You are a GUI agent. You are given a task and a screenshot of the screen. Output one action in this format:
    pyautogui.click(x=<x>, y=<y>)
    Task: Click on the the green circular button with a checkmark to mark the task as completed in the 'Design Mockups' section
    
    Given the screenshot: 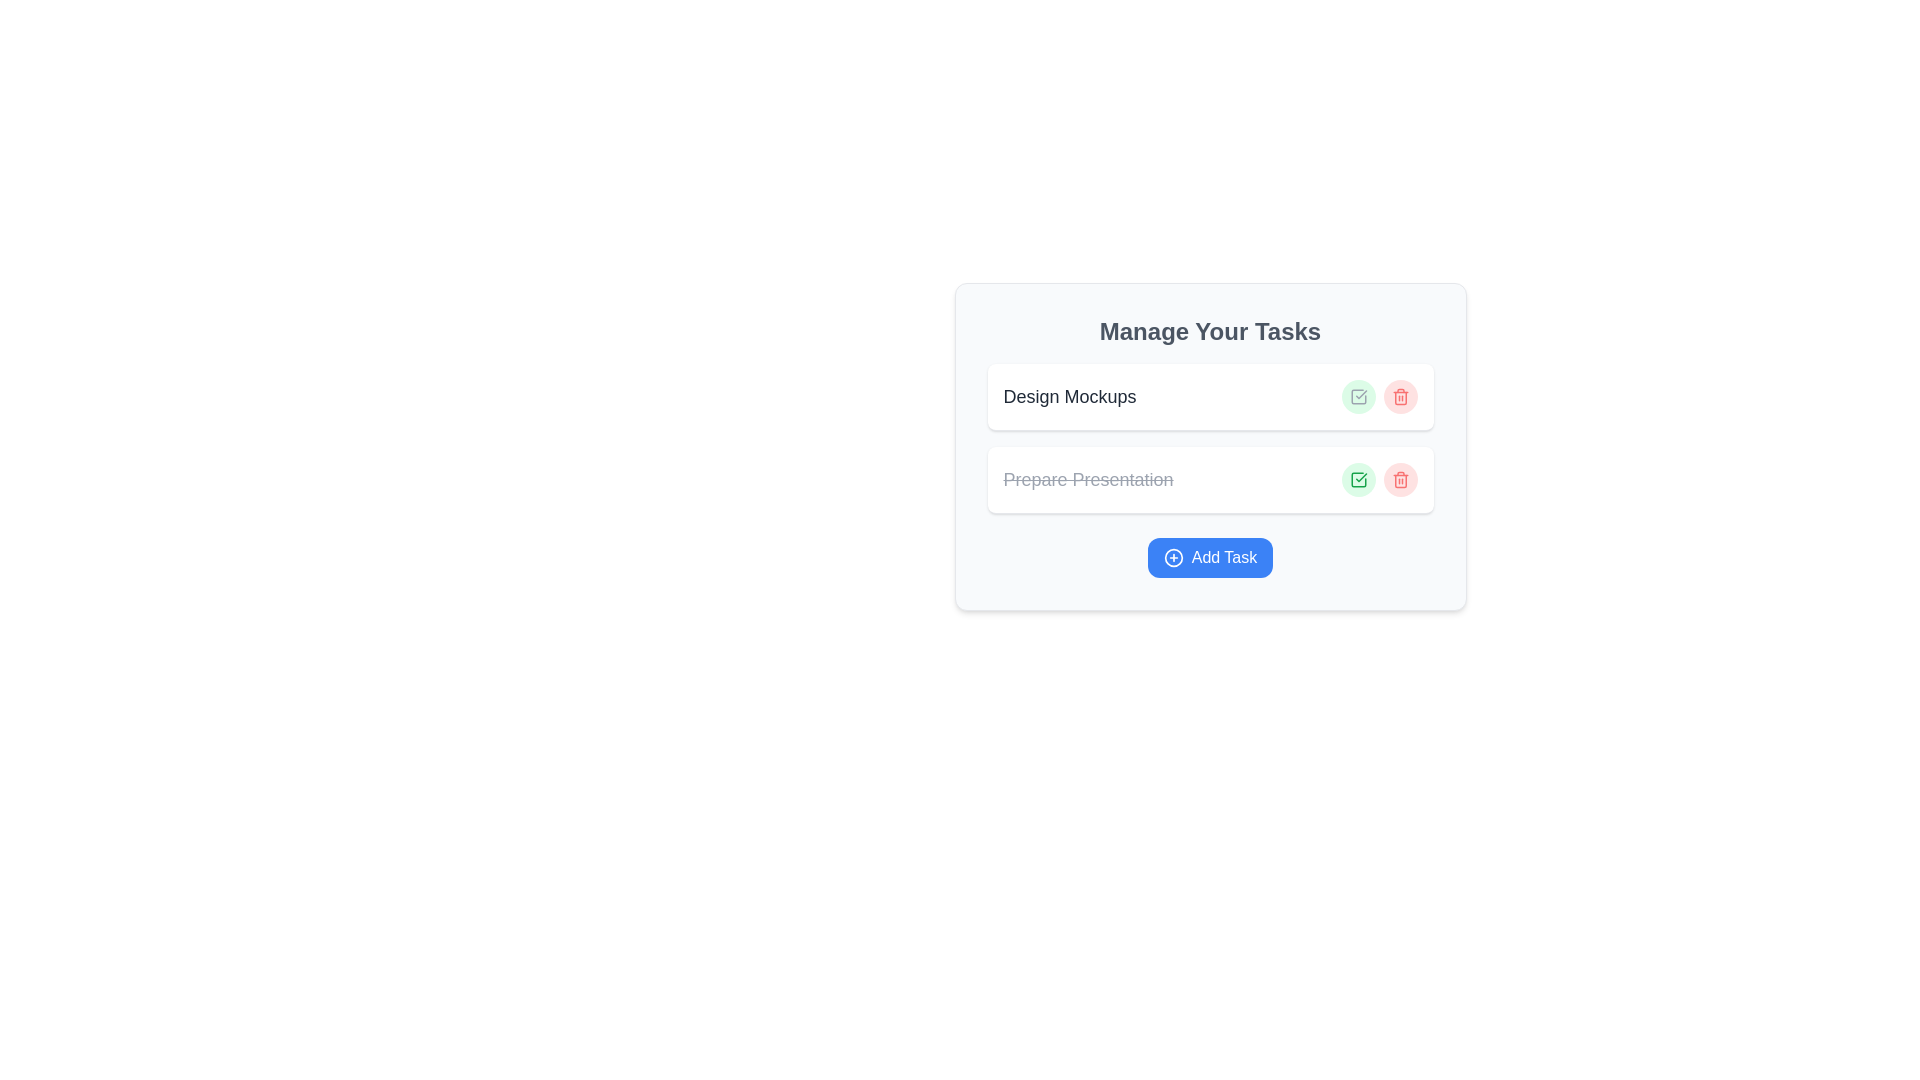 What is the action you would take?
    pyautogui.click(x=1378, y=397)
    